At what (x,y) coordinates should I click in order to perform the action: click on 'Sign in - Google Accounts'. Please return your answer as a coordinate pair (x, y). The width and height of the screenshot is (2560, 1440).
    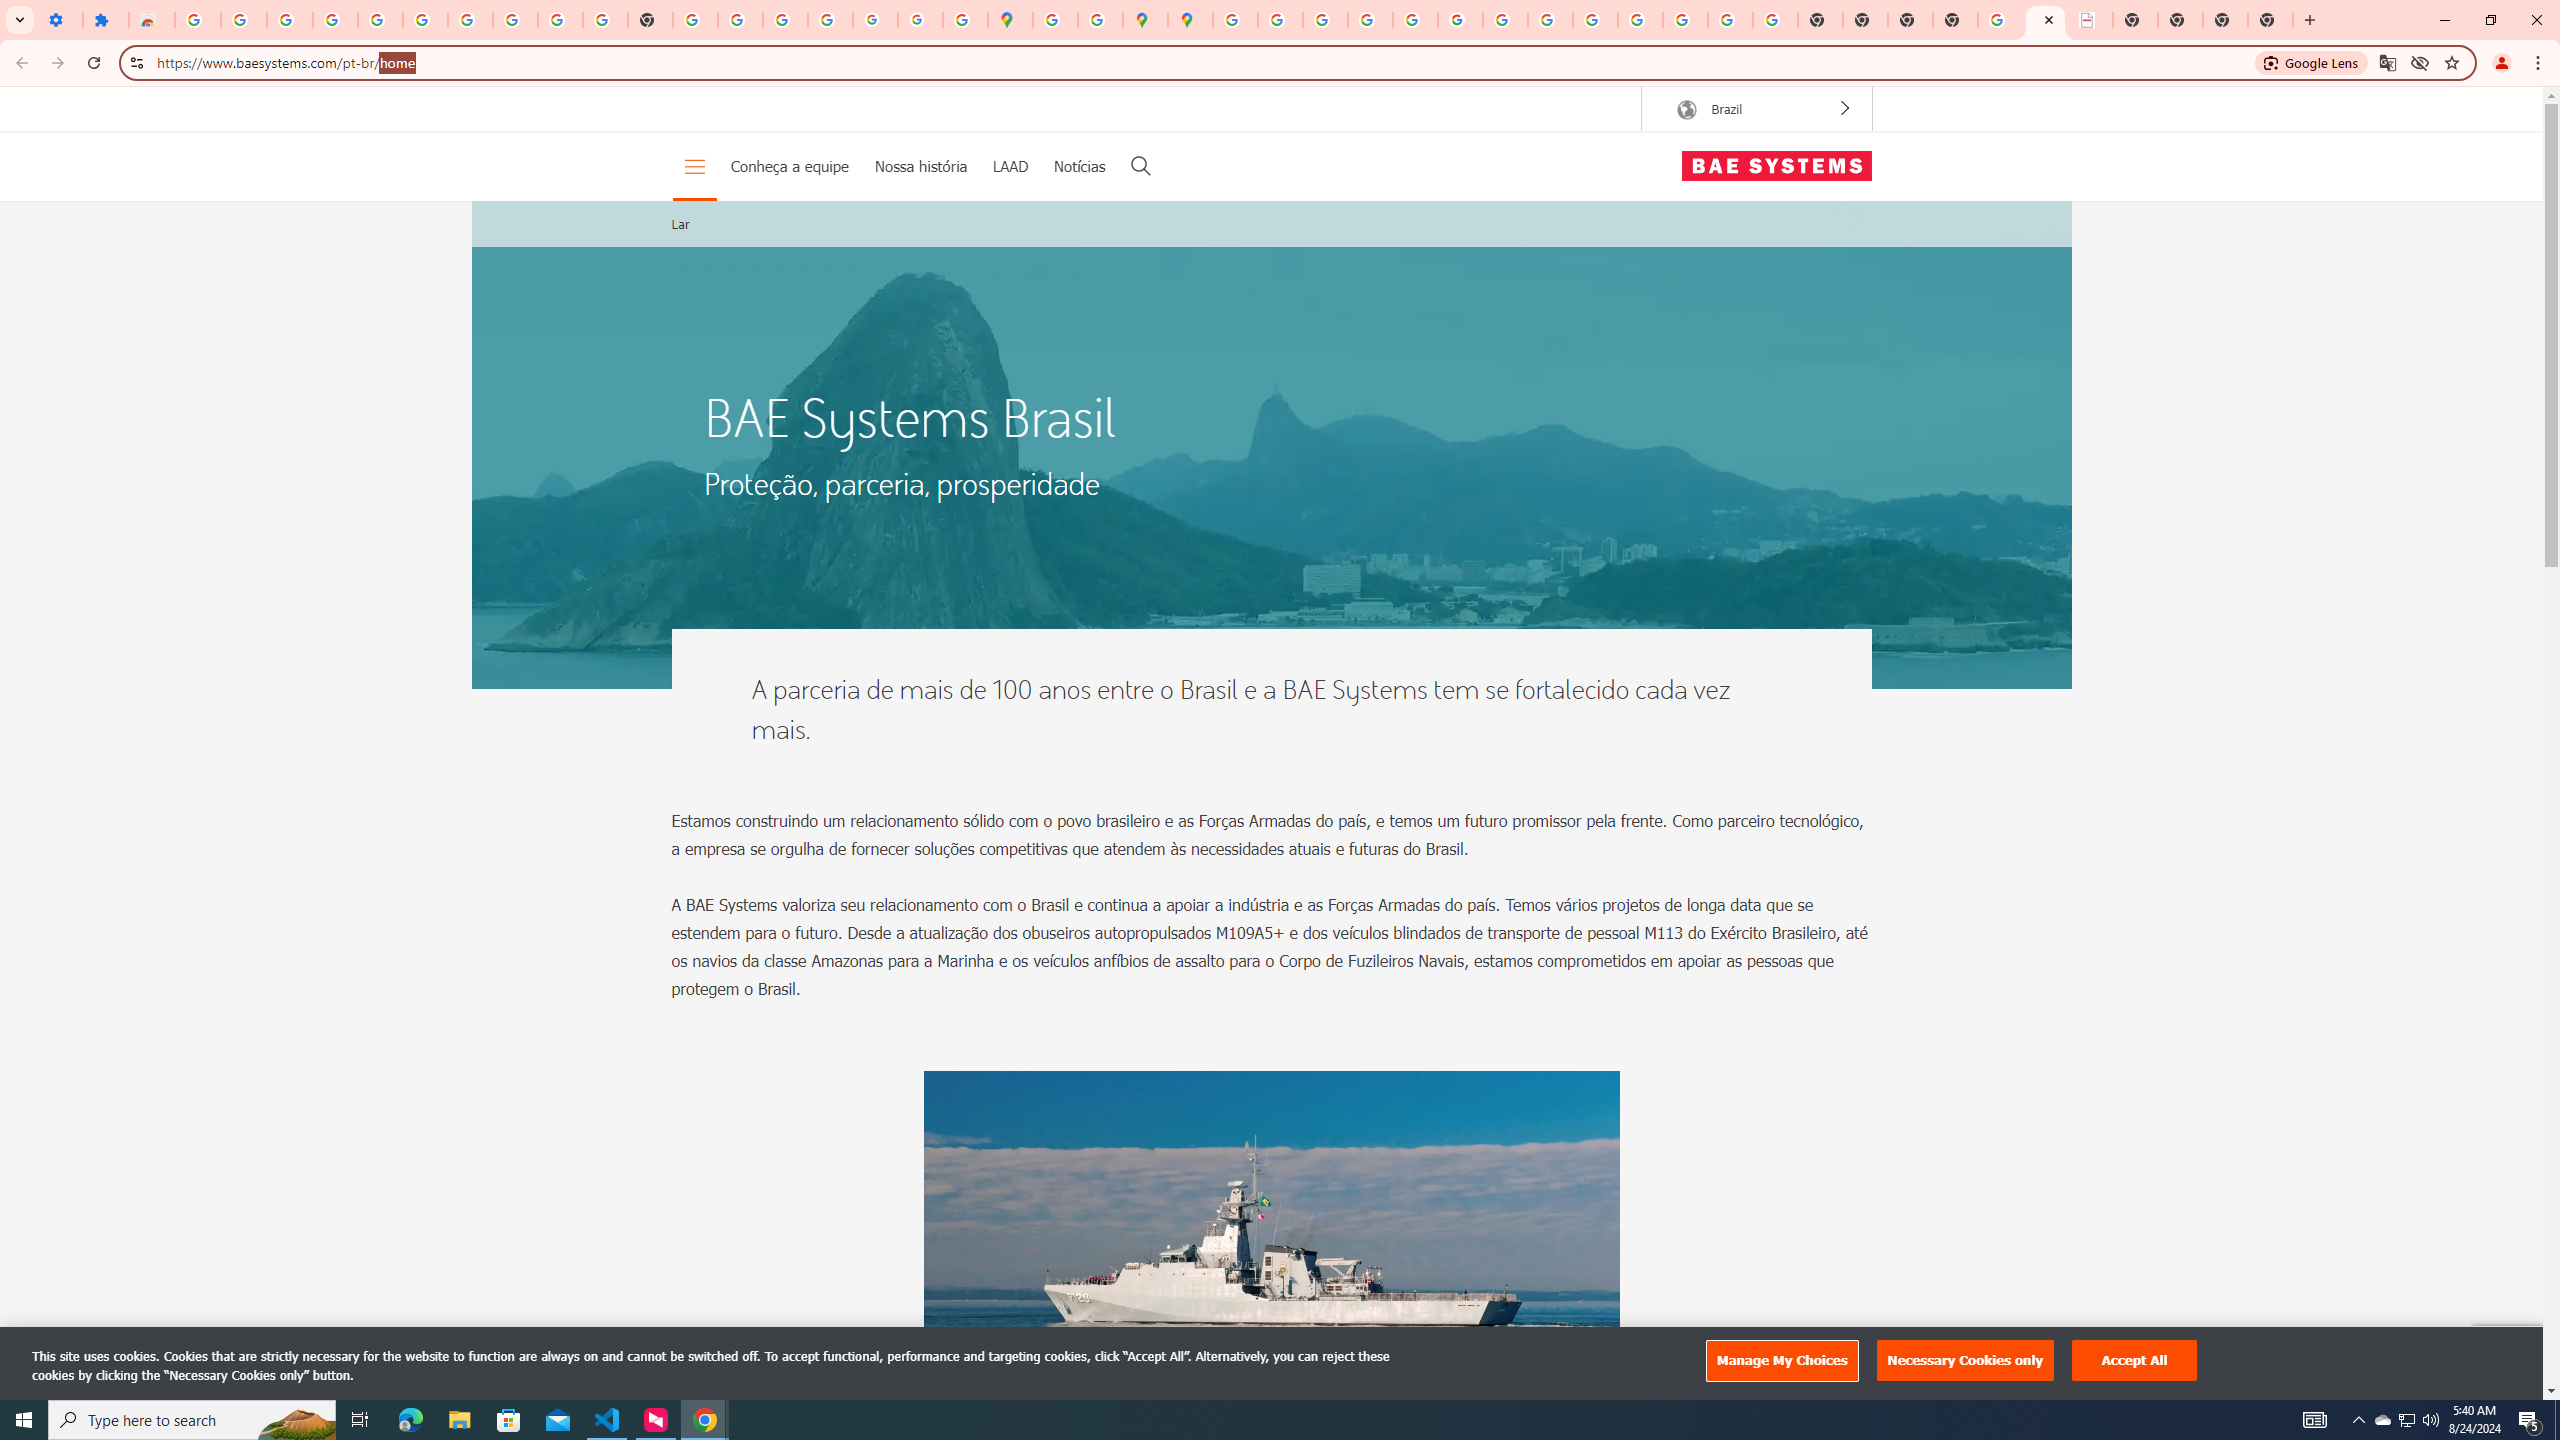
    Looking at the image, I should click on (197, 19).